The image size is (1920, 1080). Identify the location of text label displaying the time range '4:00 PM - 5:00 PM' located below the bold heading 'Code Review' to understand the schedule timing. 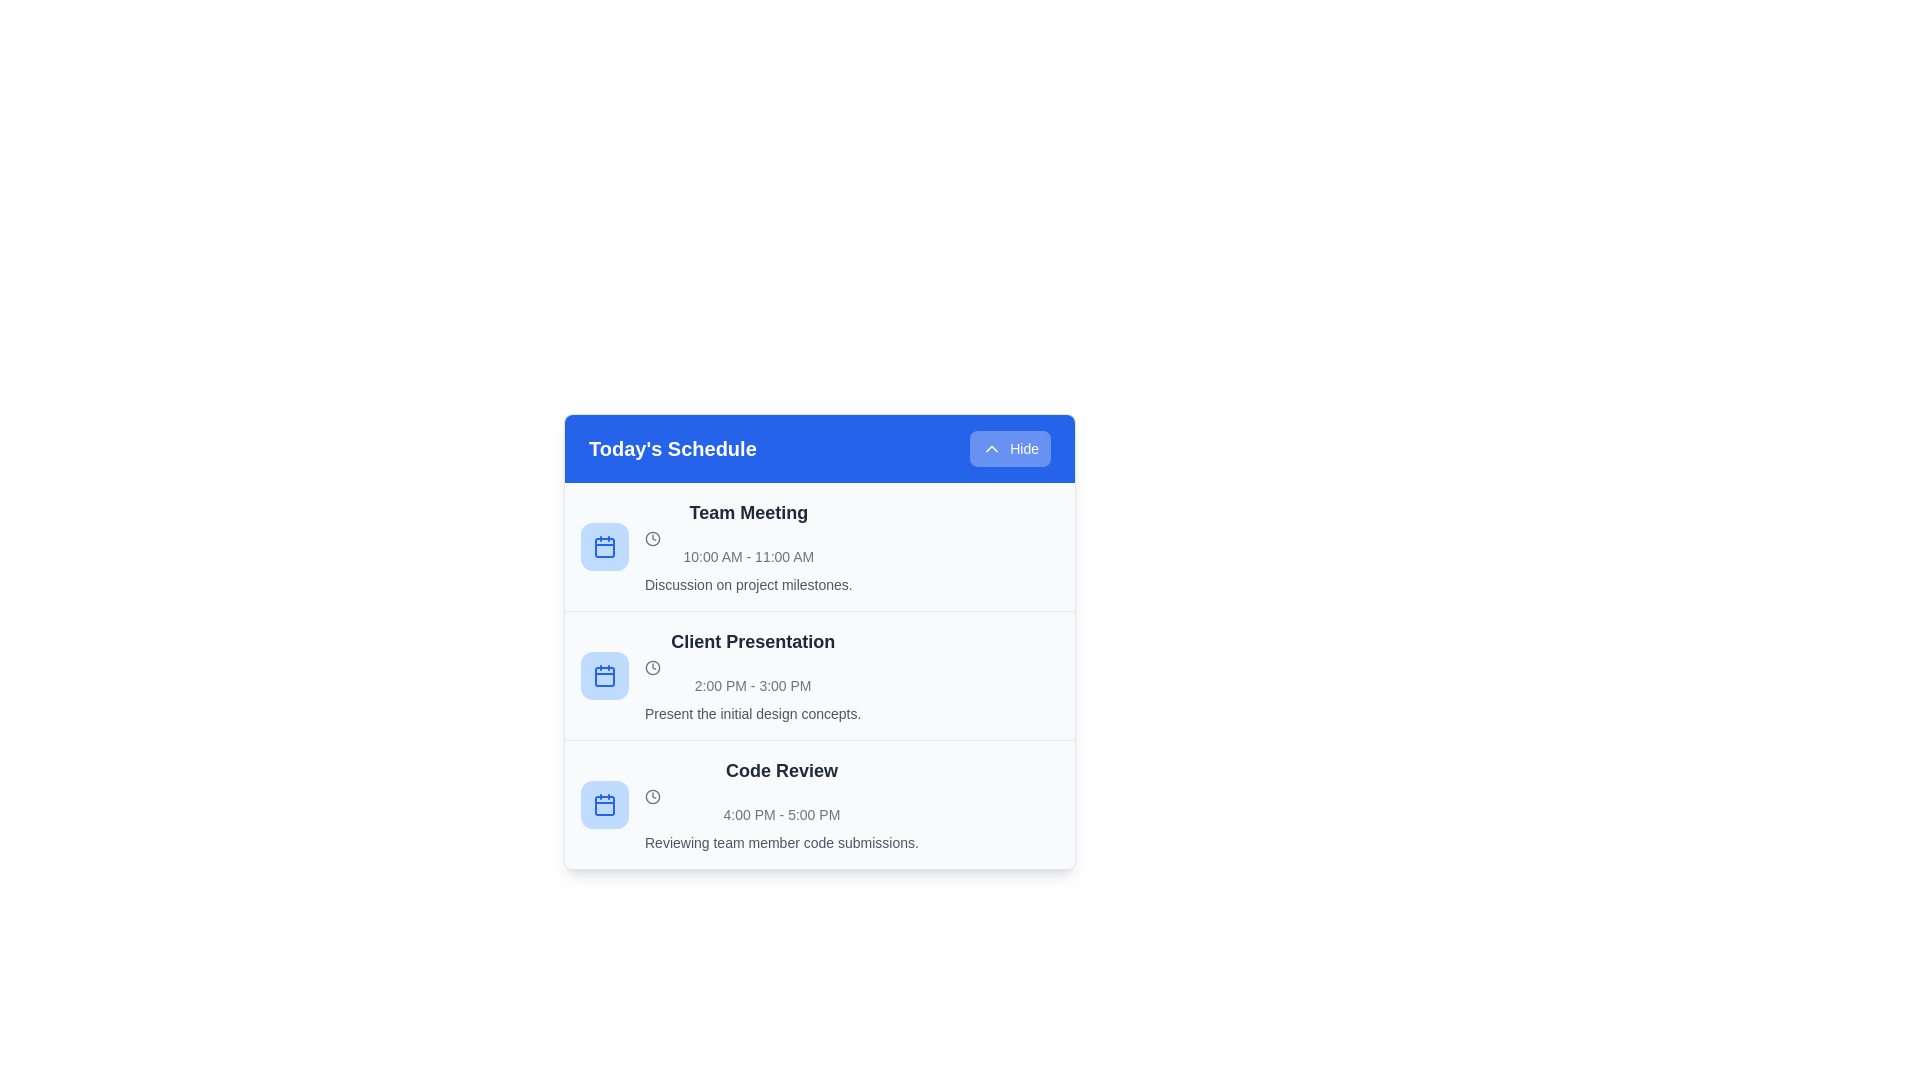
(781, 805).